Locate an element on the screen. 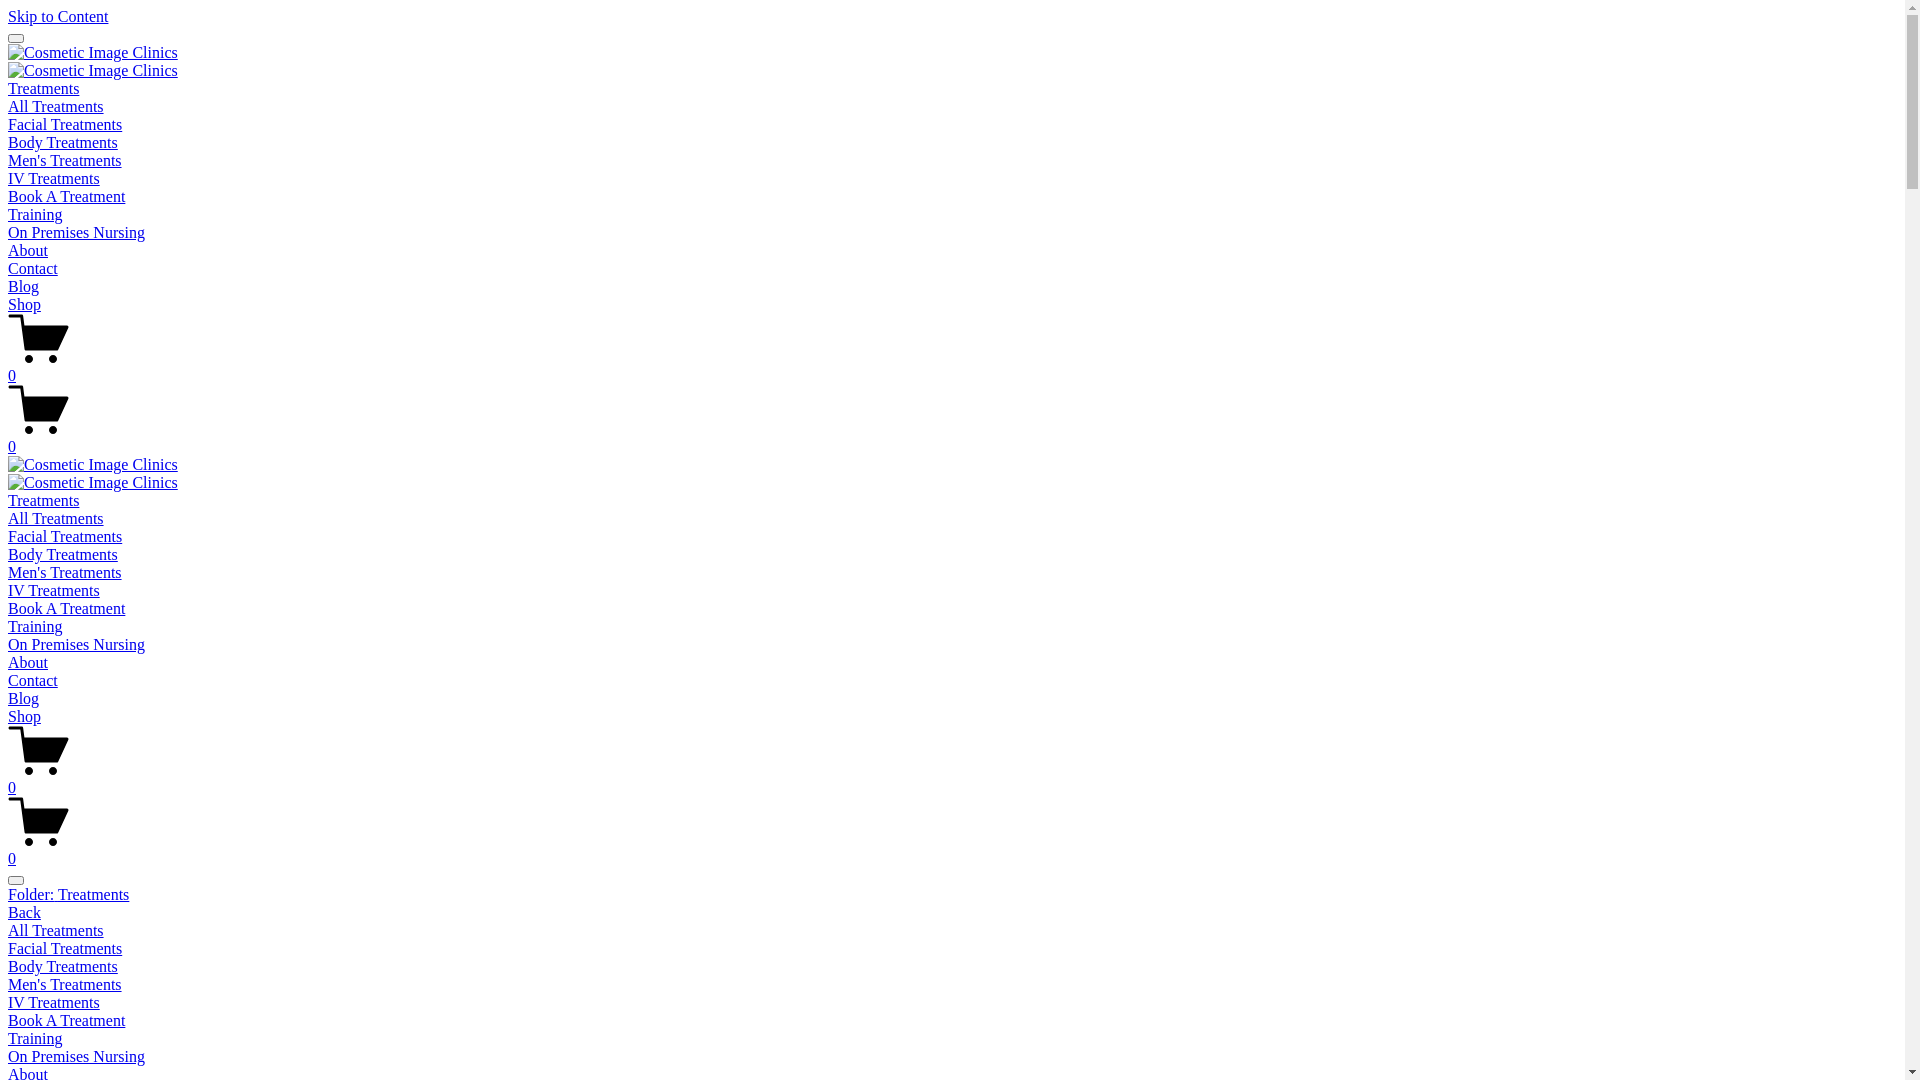 This screenshot has width=1920, height=1080. 'Contact' is located at coordinates (33, 267).